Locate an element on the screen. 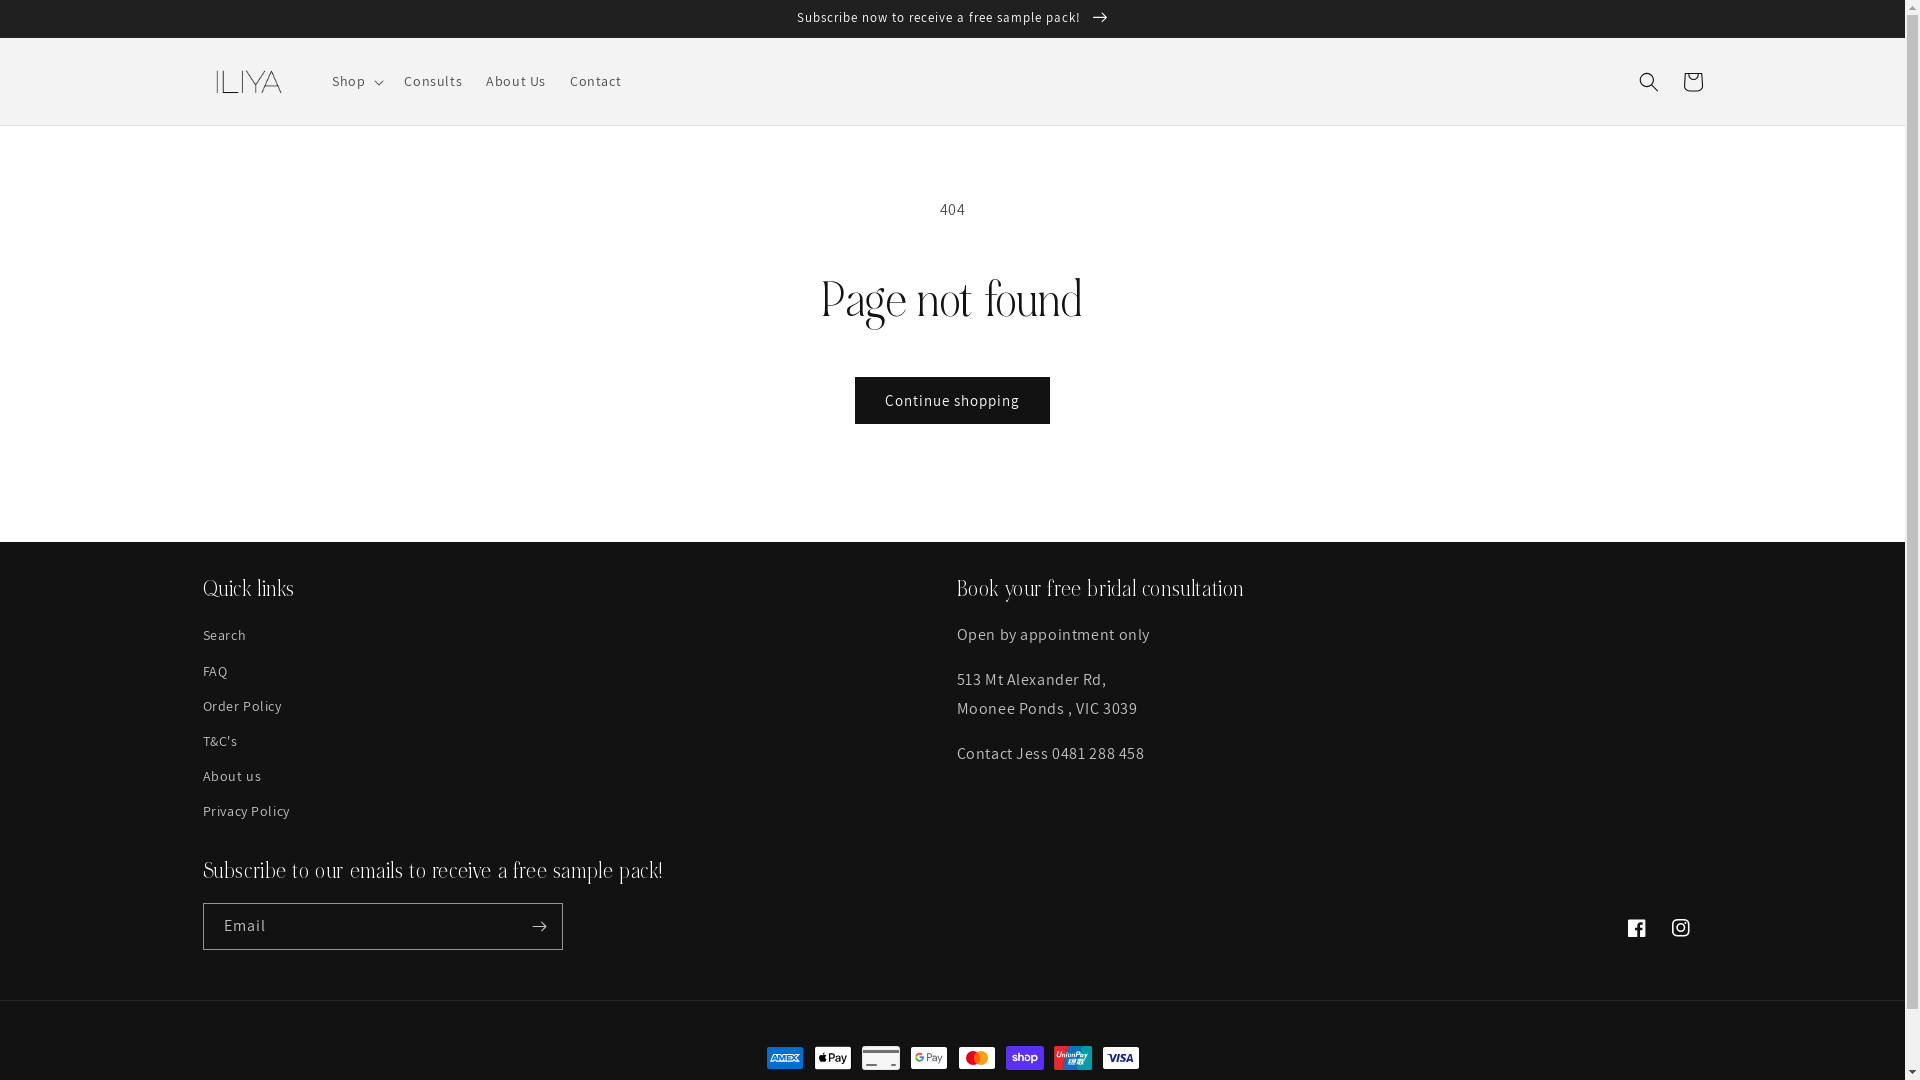 This screenshot has width=1920, height=1080. 'T&C's' is located at coordinates (219, 741).